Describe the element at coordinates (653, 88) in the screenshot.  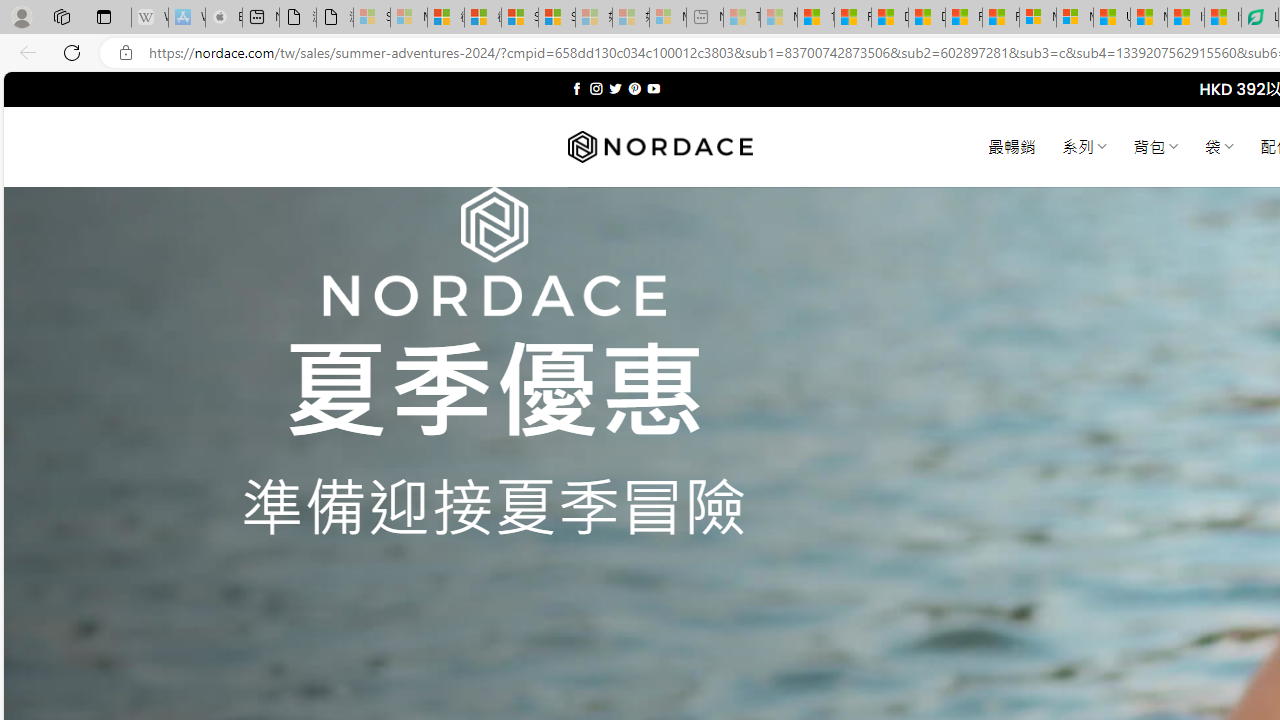
I see `'Follow on YouTube'` at that location.